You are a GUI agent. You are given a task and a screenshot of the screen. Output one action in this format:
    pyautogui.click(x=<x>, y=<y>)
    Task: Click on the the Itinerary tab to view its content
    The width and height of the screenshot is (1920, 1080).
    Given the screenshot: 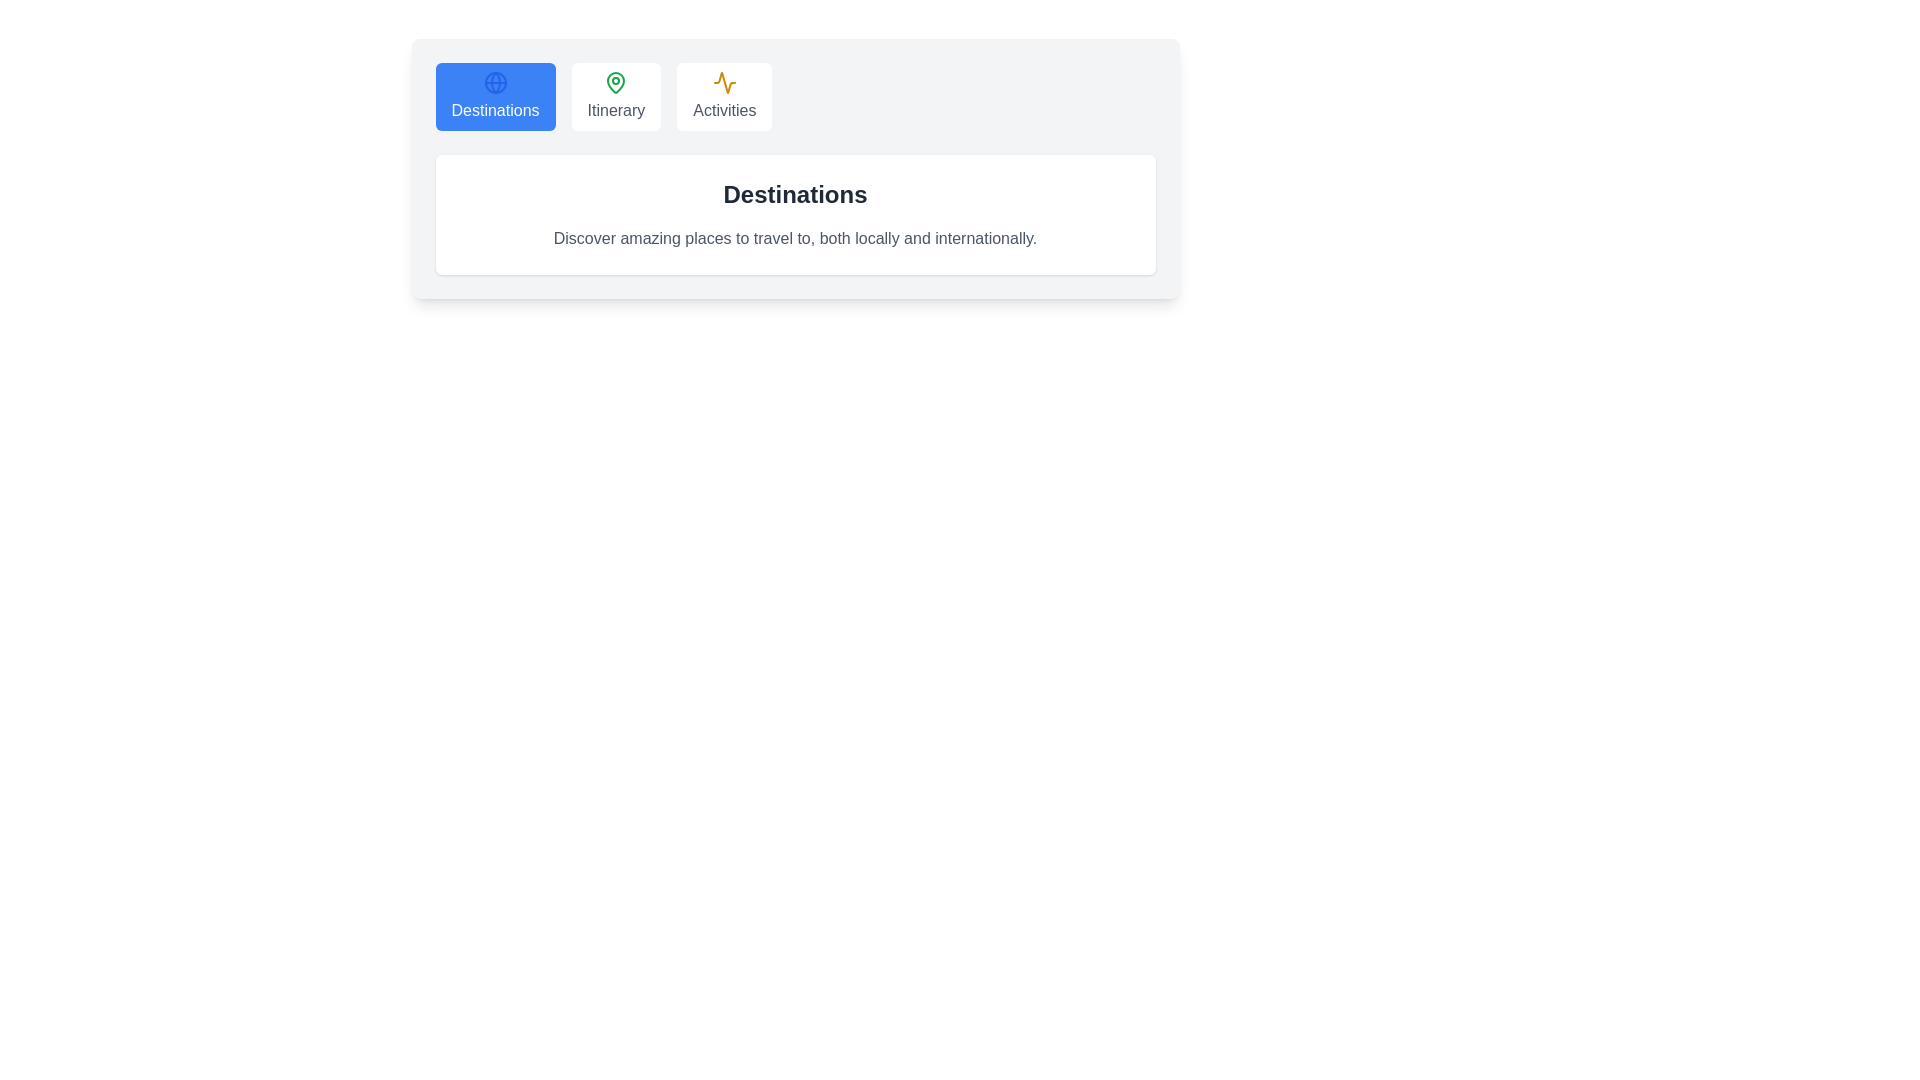 What is the action you would take?
    pyautogui.click(x=615, y=96)
    